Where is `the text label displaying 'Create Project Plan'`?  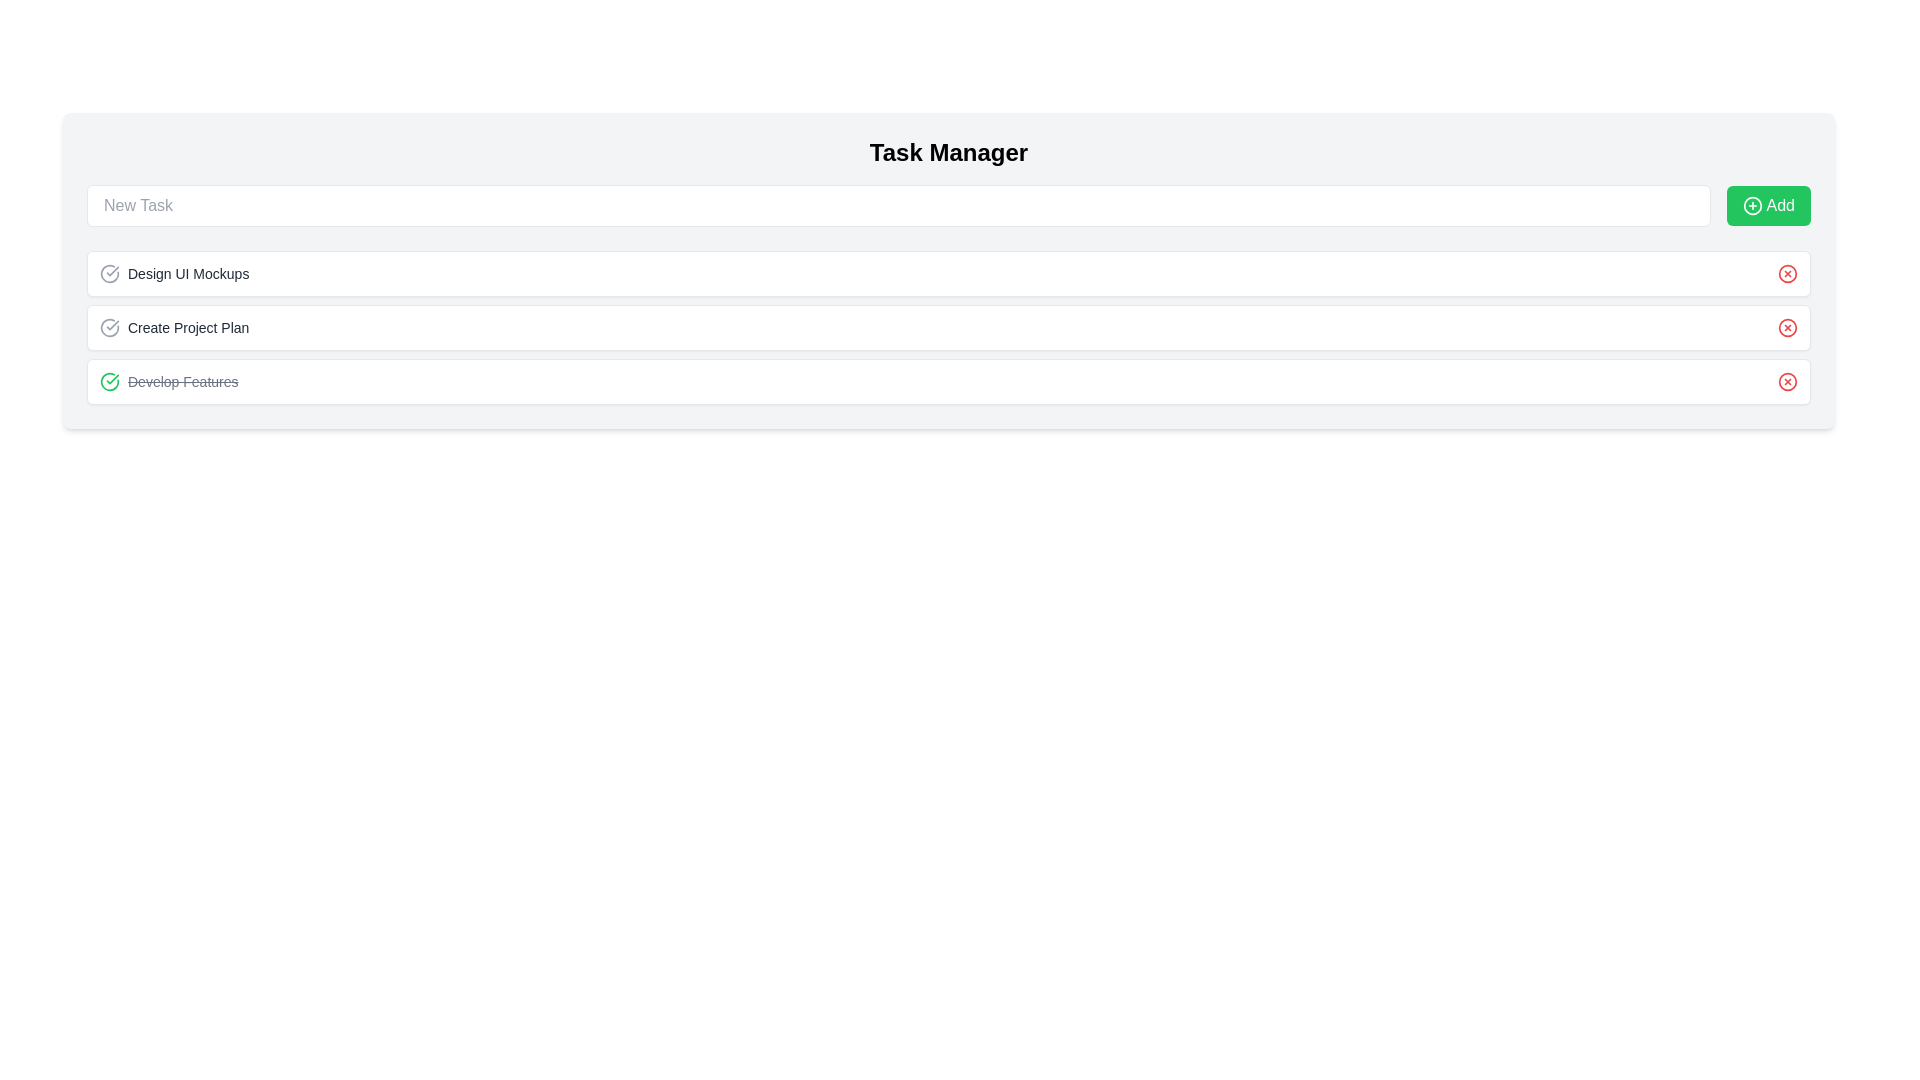
the text label displaying 'Create Project Plan' is located at coordinates (188, 326).